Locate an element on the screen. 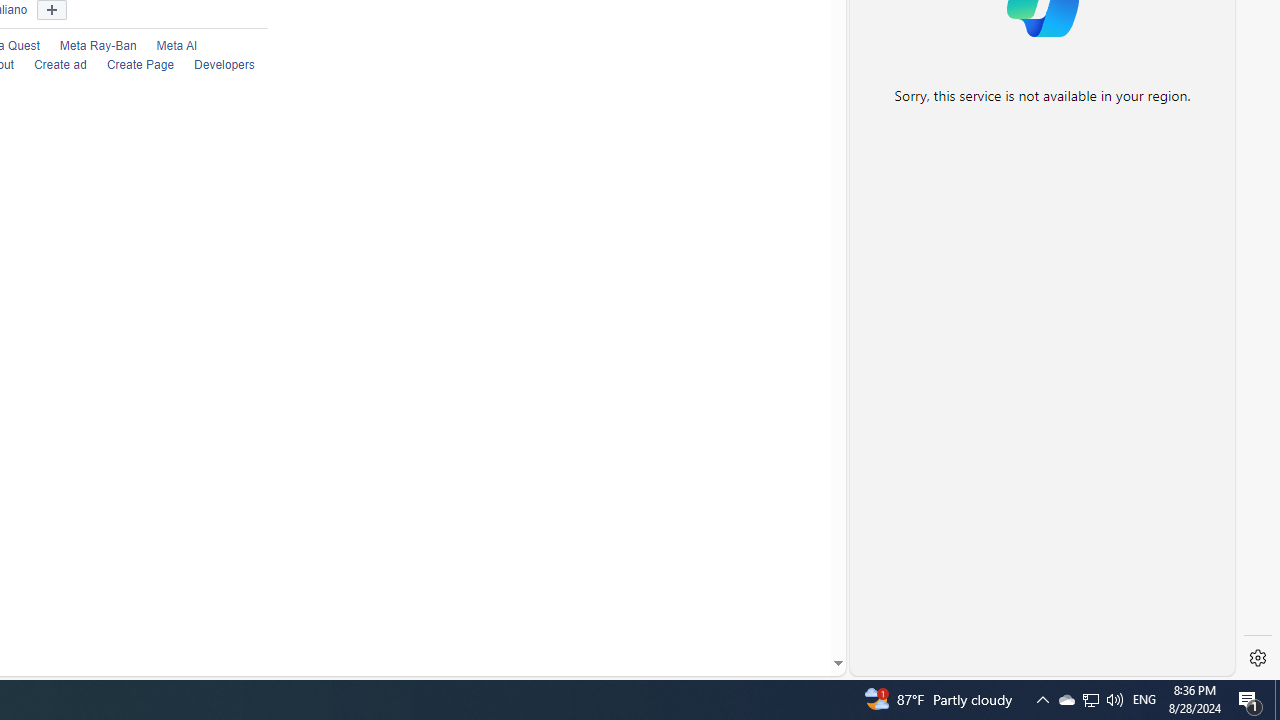  'Developers' is located at coordinates (224, 64).